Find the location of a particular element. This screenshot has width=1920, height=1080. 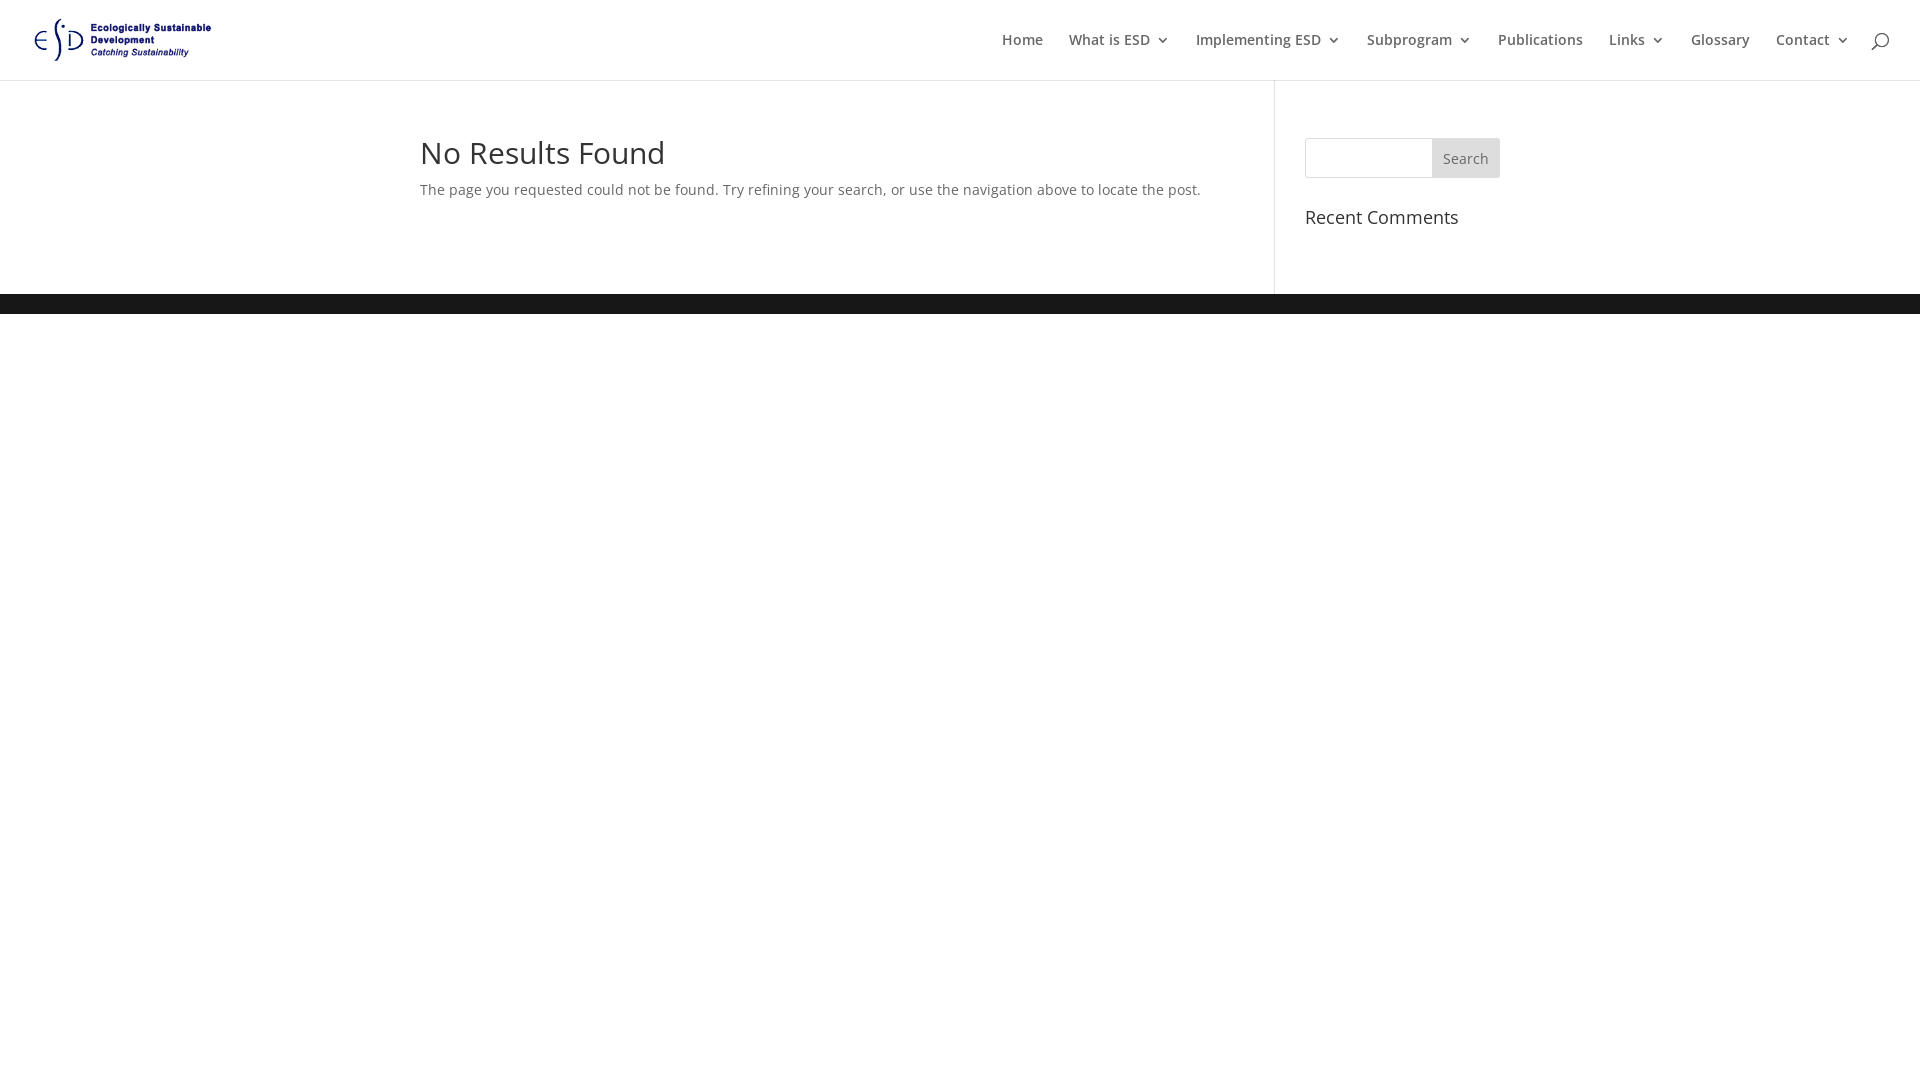

'Glossary' is located at coordinates (1719, 55).